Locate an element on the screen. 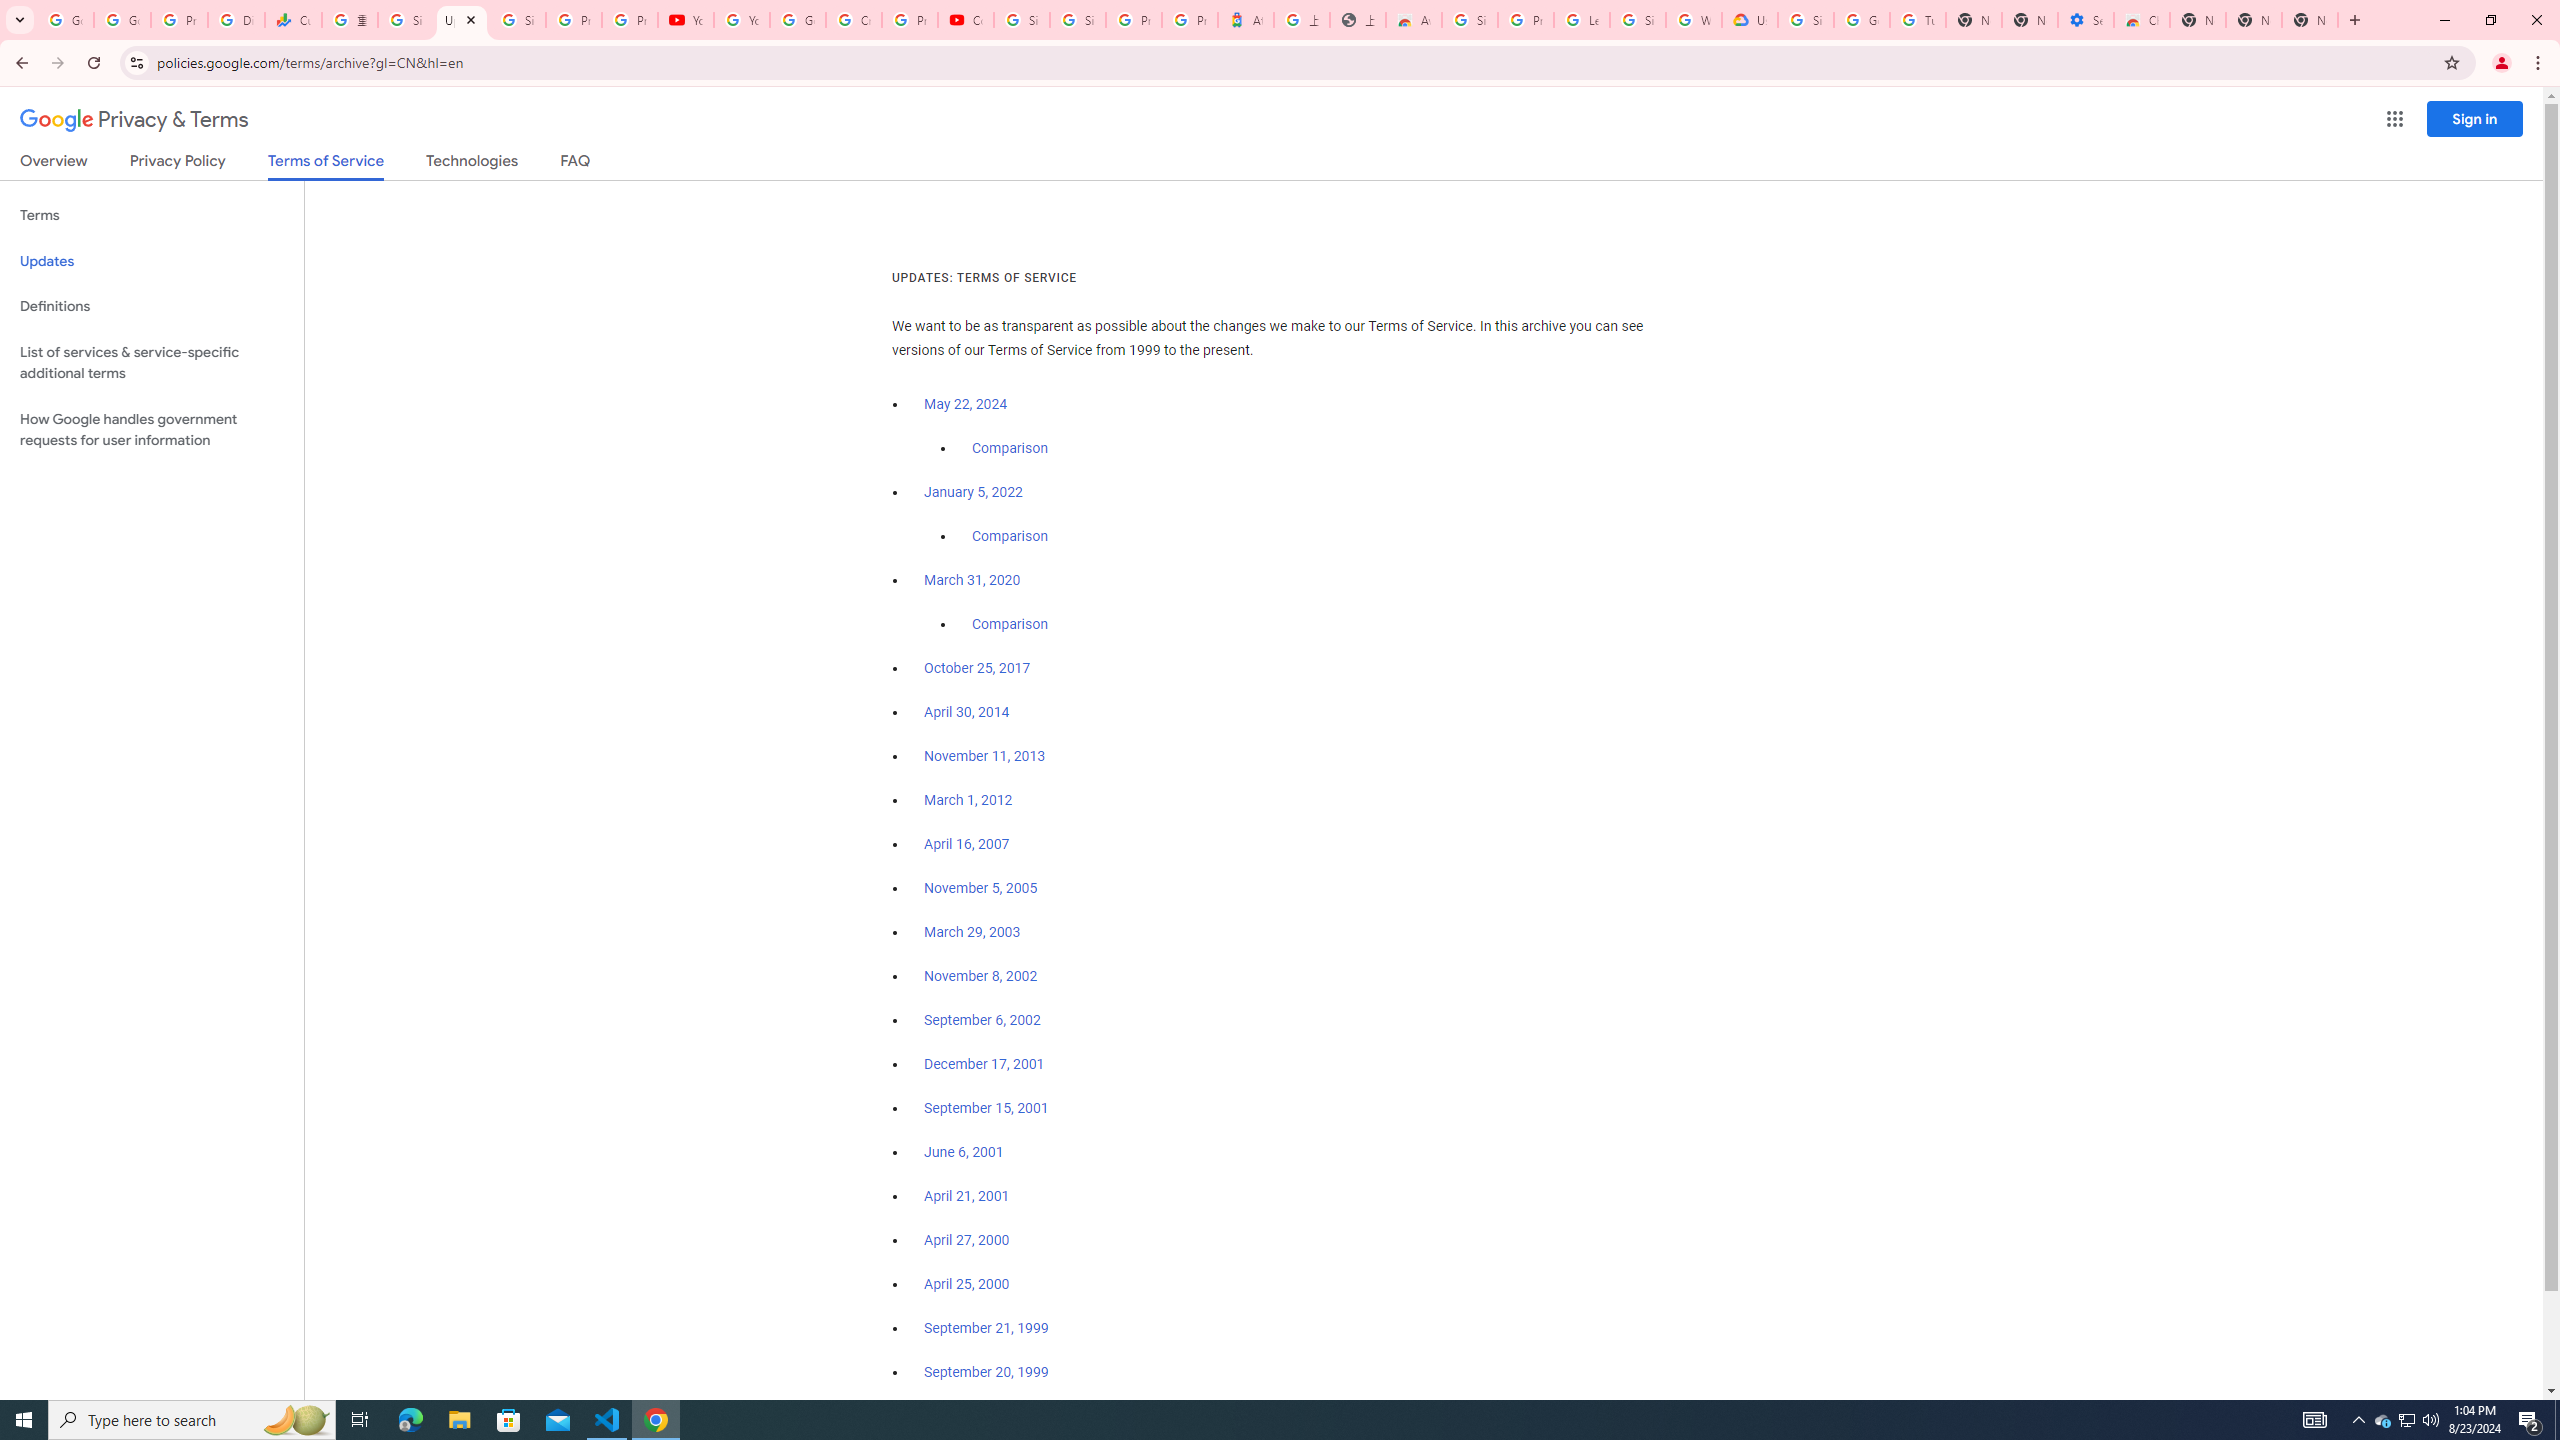  'April 21, 2001' is located at coordinates (966, 1194).